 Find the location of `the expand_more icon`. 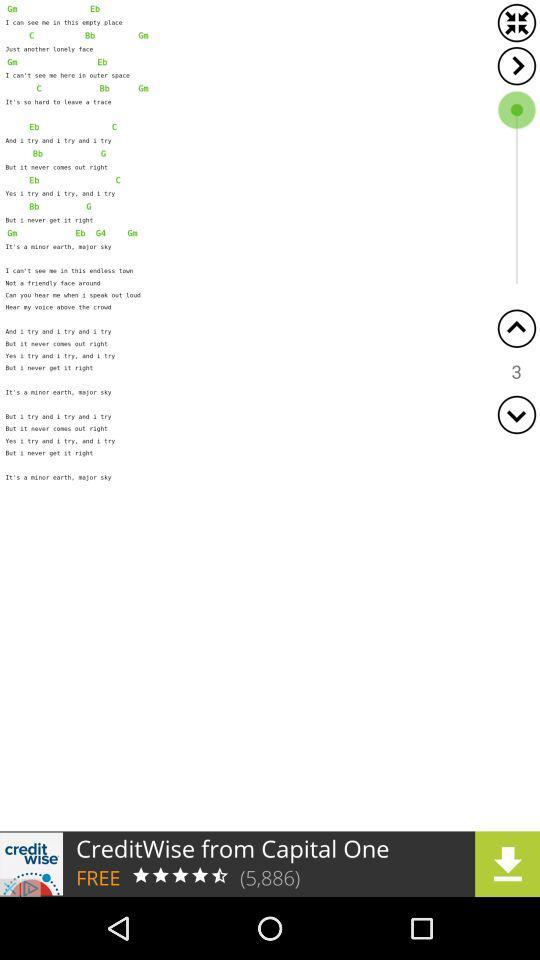

the expand_more icon is located at coordinates (516, 413).